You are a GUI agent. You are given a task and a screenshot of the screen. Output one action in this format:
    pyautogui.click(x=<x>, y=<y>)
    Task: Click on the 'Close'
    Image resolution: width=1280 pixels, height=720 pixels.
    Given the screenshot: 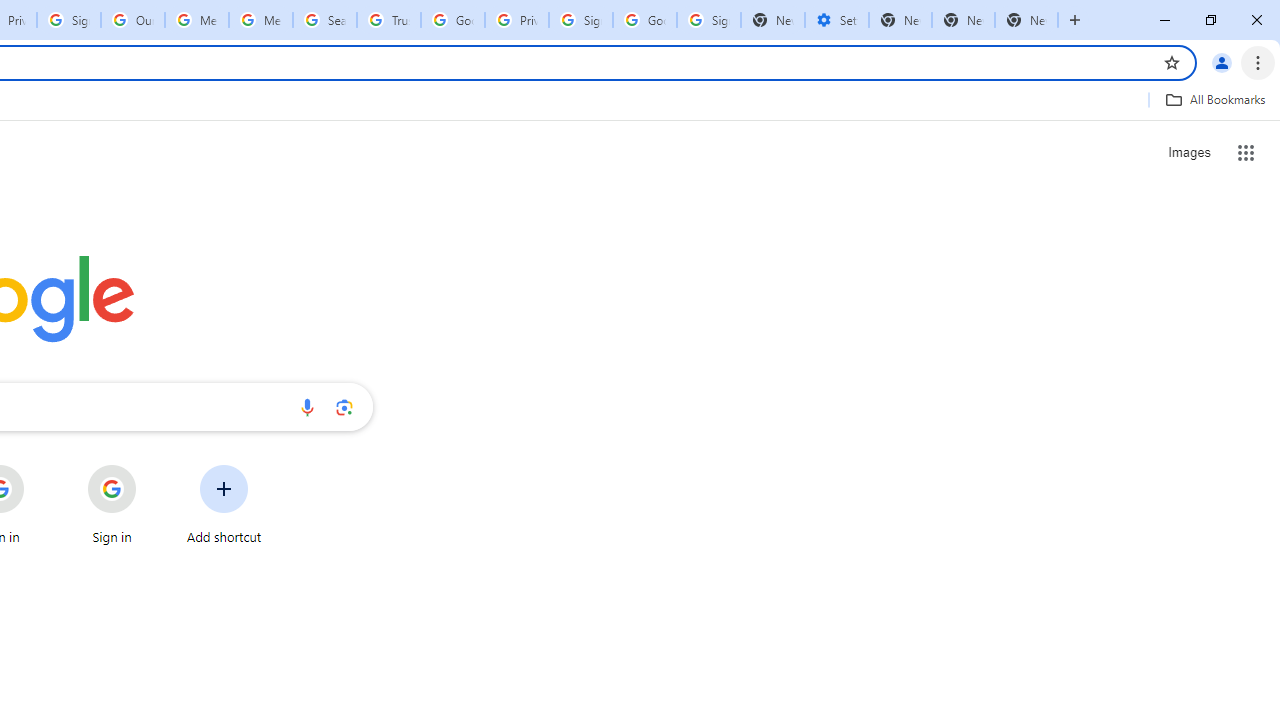 What is the action you would take?
    pyautogui.click(x=1255, y=20)
    